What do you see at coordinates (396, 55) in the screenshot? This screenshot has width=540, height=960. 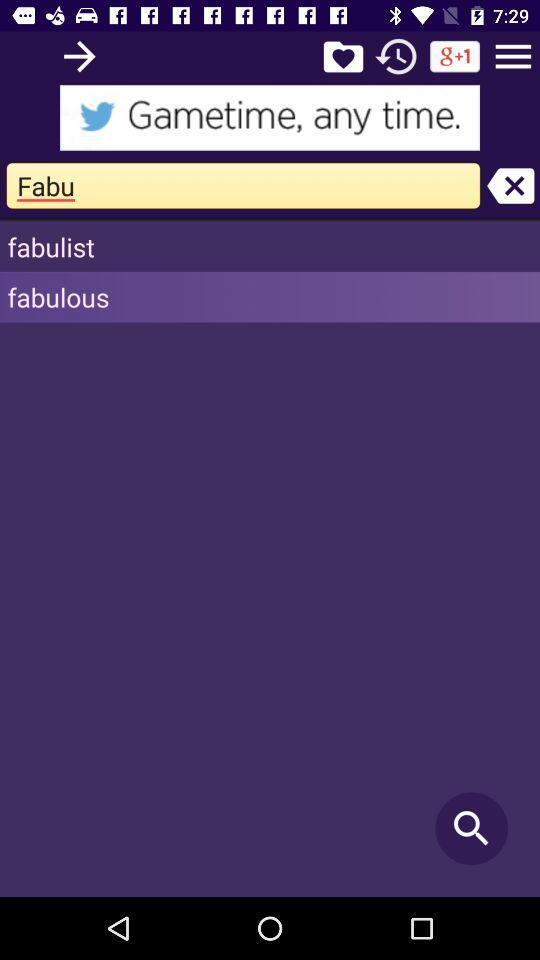 I see `timer icon` at bounding box center [396, 55].